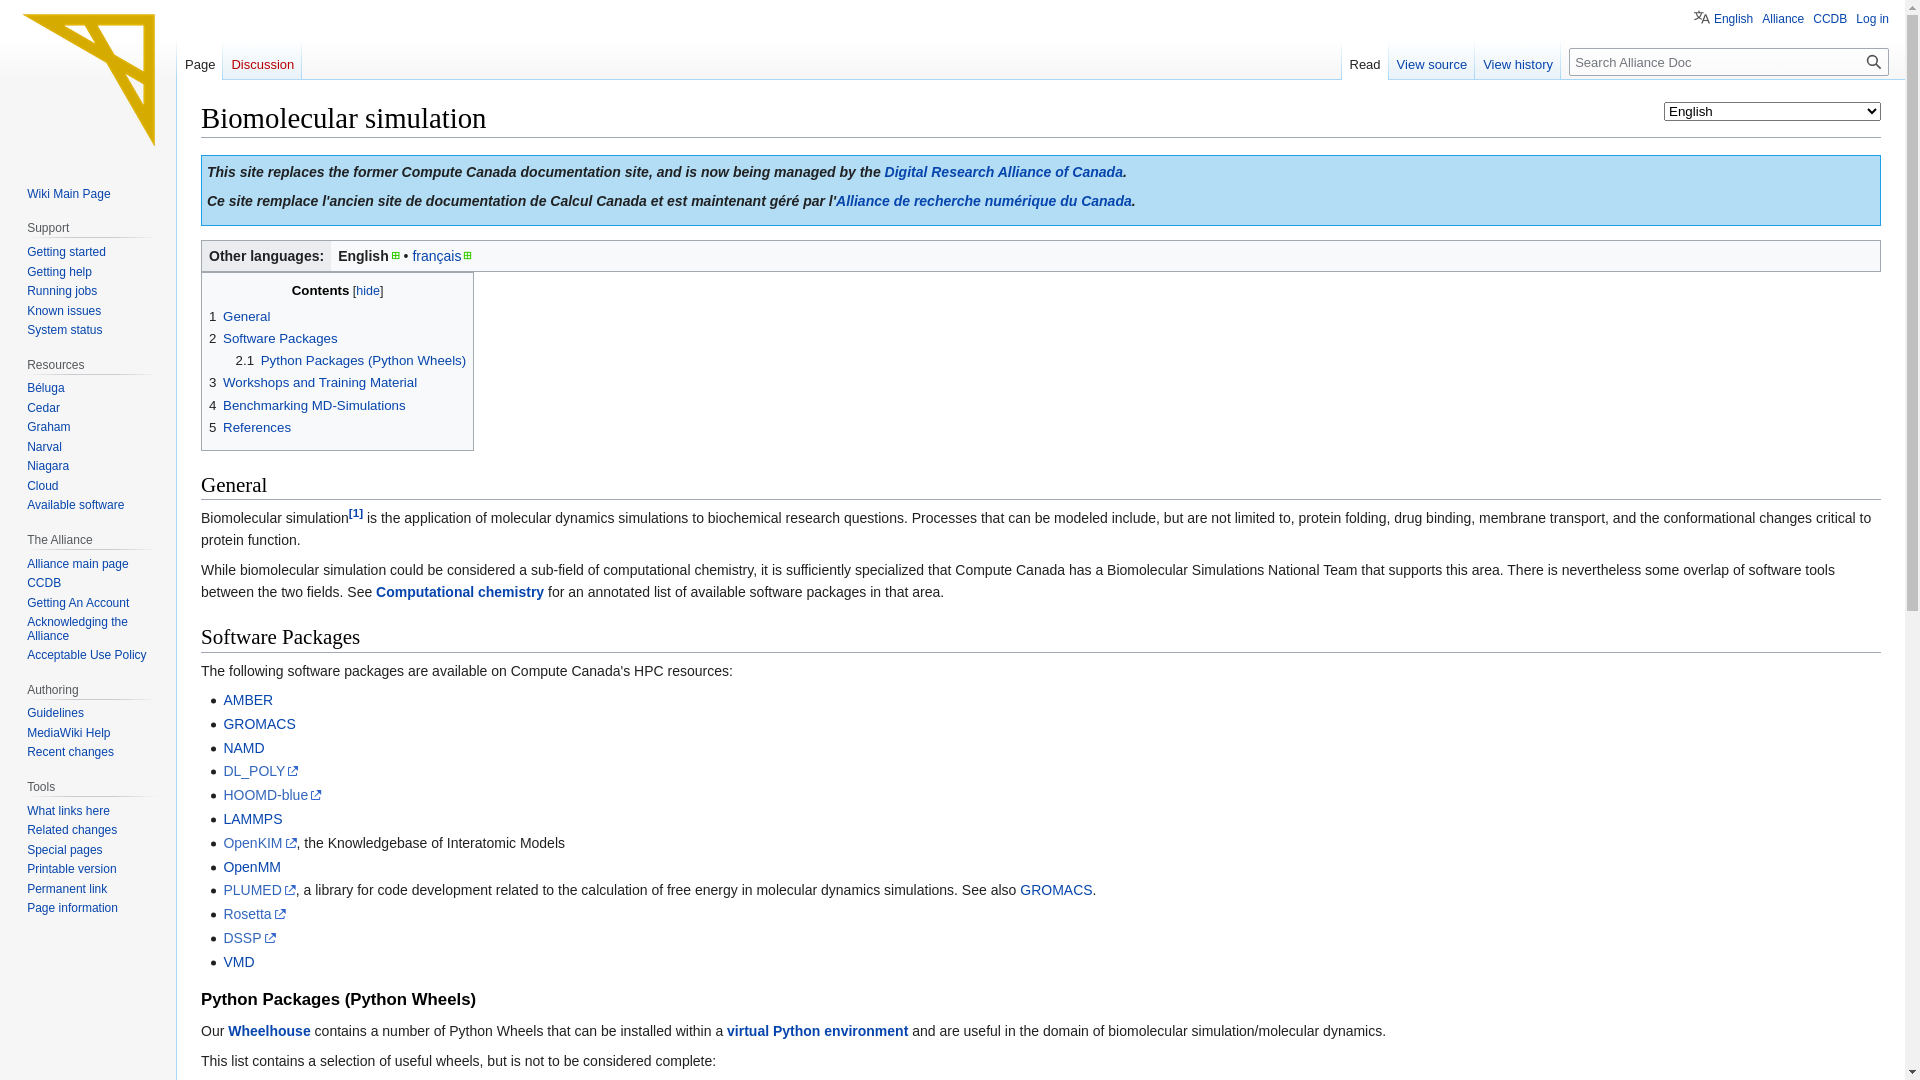 The height and width of the screenshot is (1080, 1920). Describe the element at coordinates (1003, 171) in the screenshot. I see `'Digital Research Alliance of Canada'` at that location.